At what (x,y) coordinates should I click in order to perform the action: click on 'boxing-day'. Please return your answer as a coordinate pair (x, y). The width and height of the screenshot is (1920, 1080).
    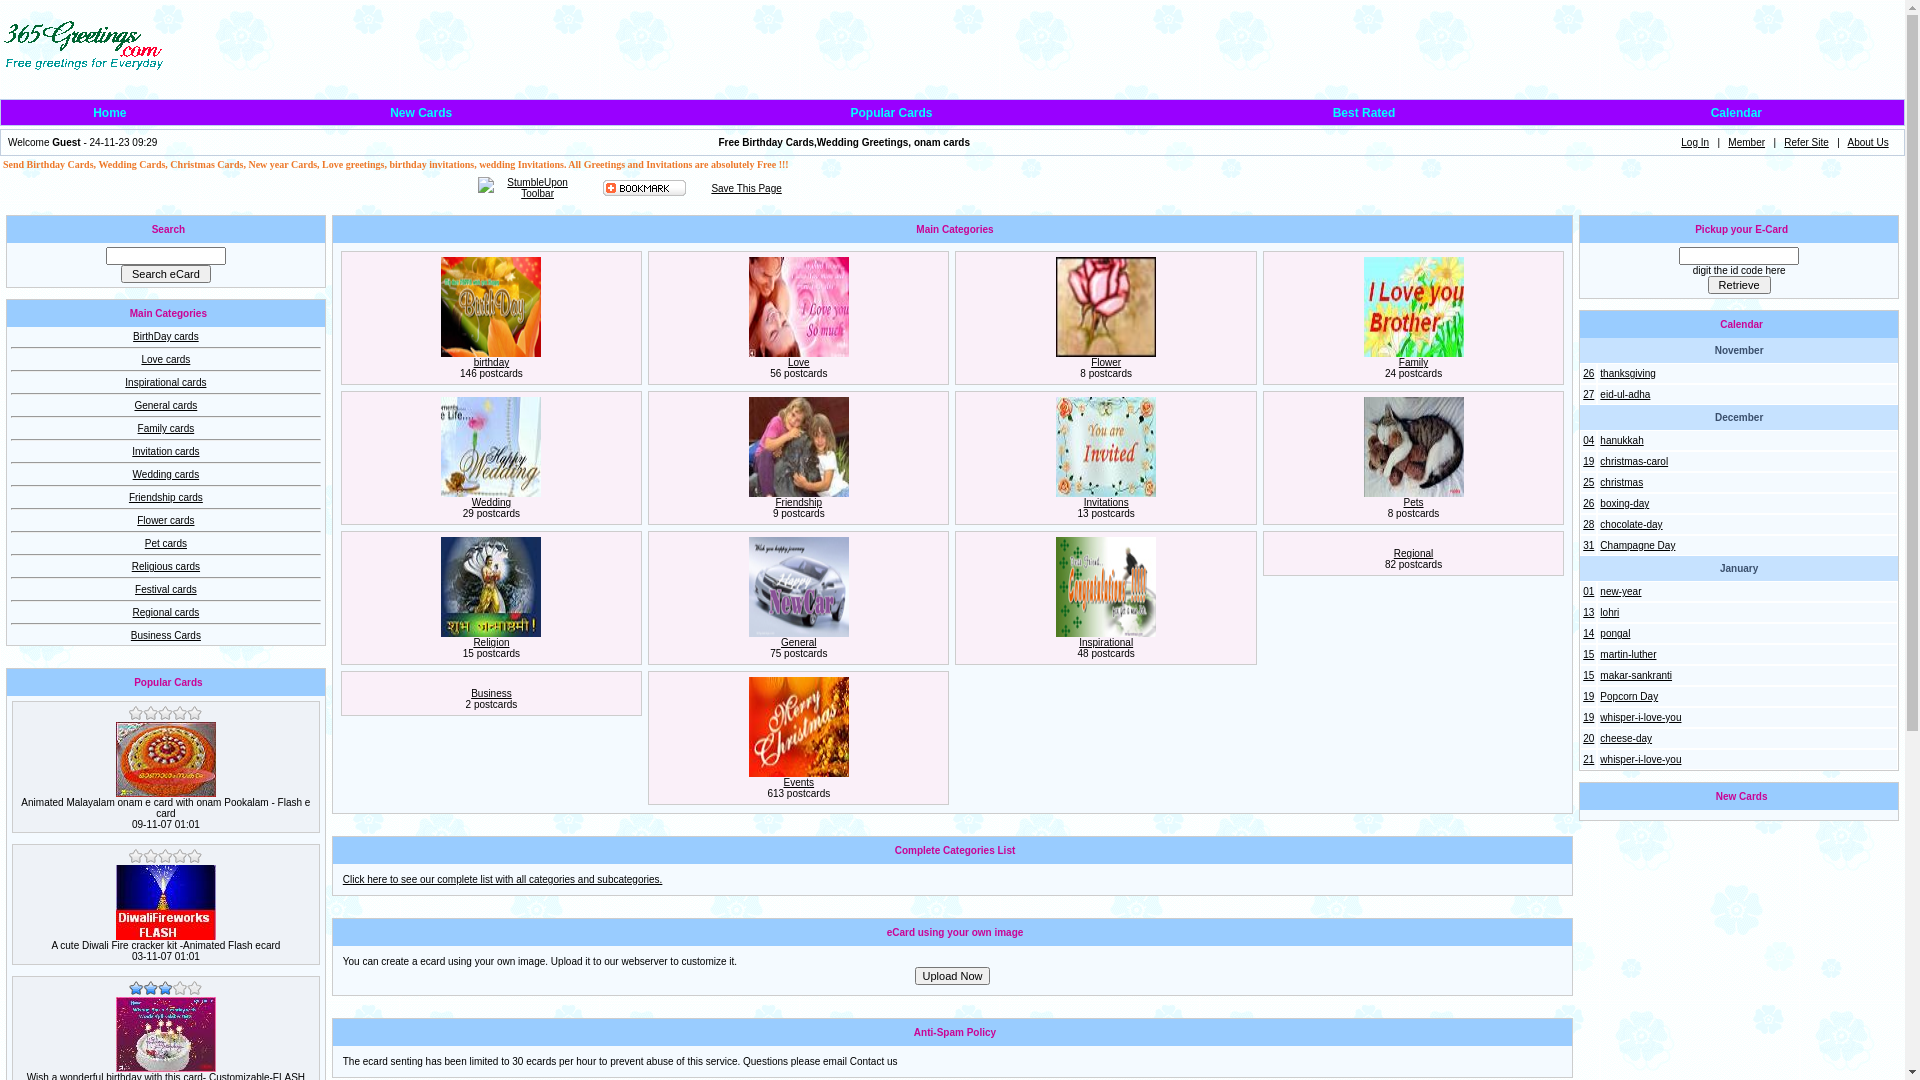
    Looking at the image, I should click on (1624, 502).